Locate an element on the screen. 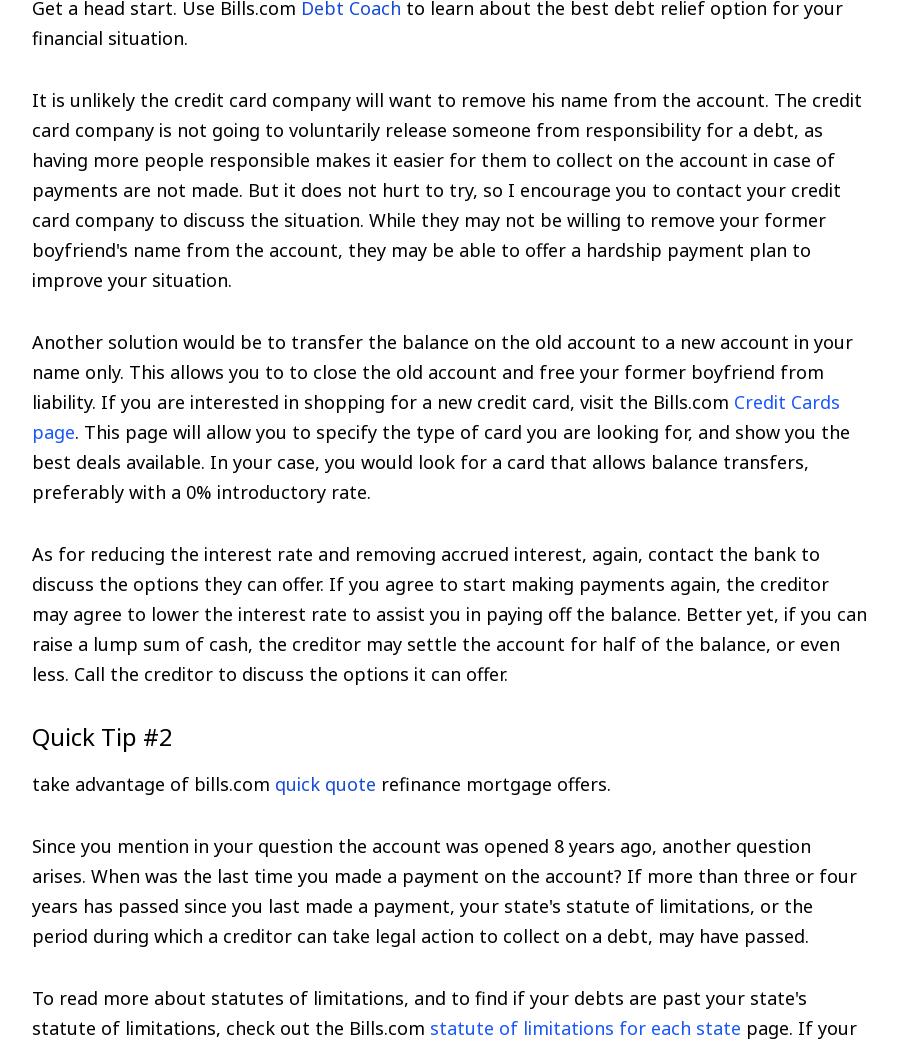 The width and height of the screenshot is (900, 1047). 'take advantage of bills.com' is located at coordinates (153, 782).